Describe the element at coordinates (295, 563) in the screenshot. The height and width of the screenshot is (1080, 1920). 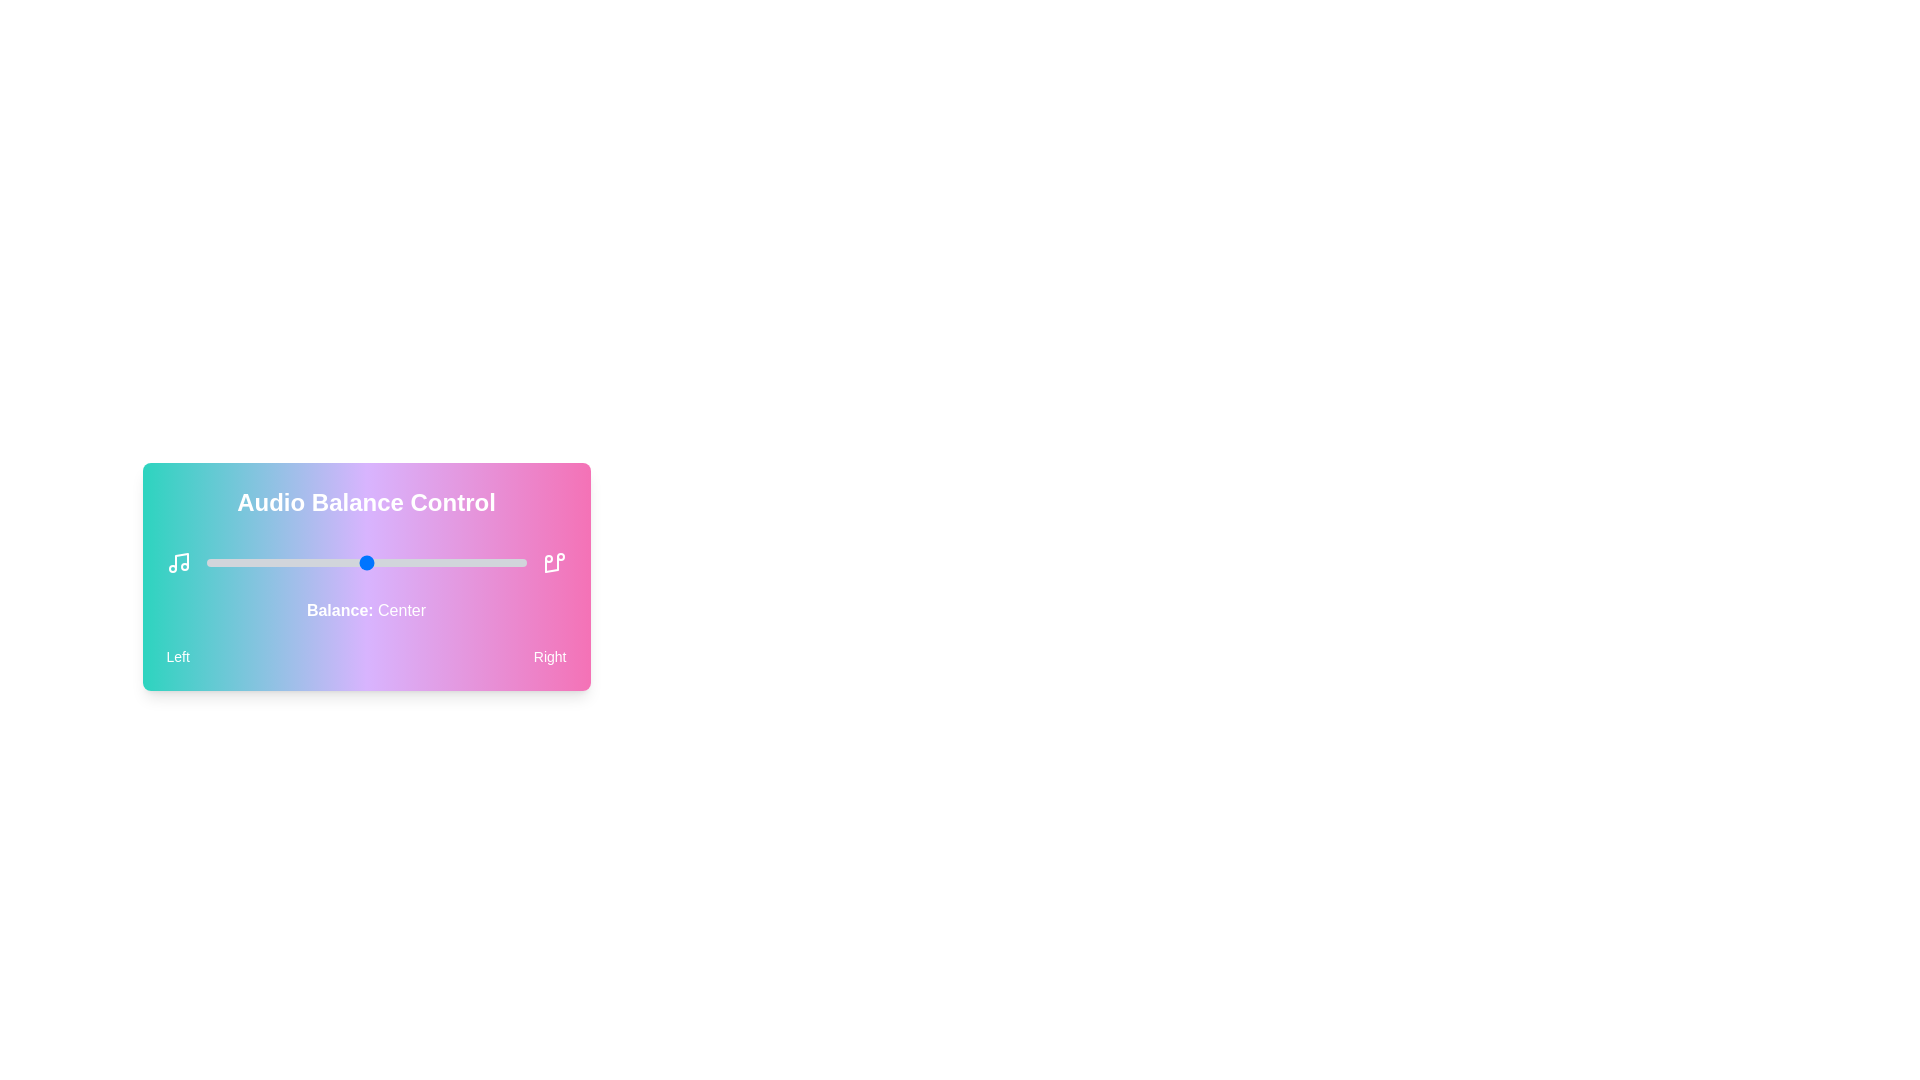
I see `the audio balance slider to 28 percent` at that location.